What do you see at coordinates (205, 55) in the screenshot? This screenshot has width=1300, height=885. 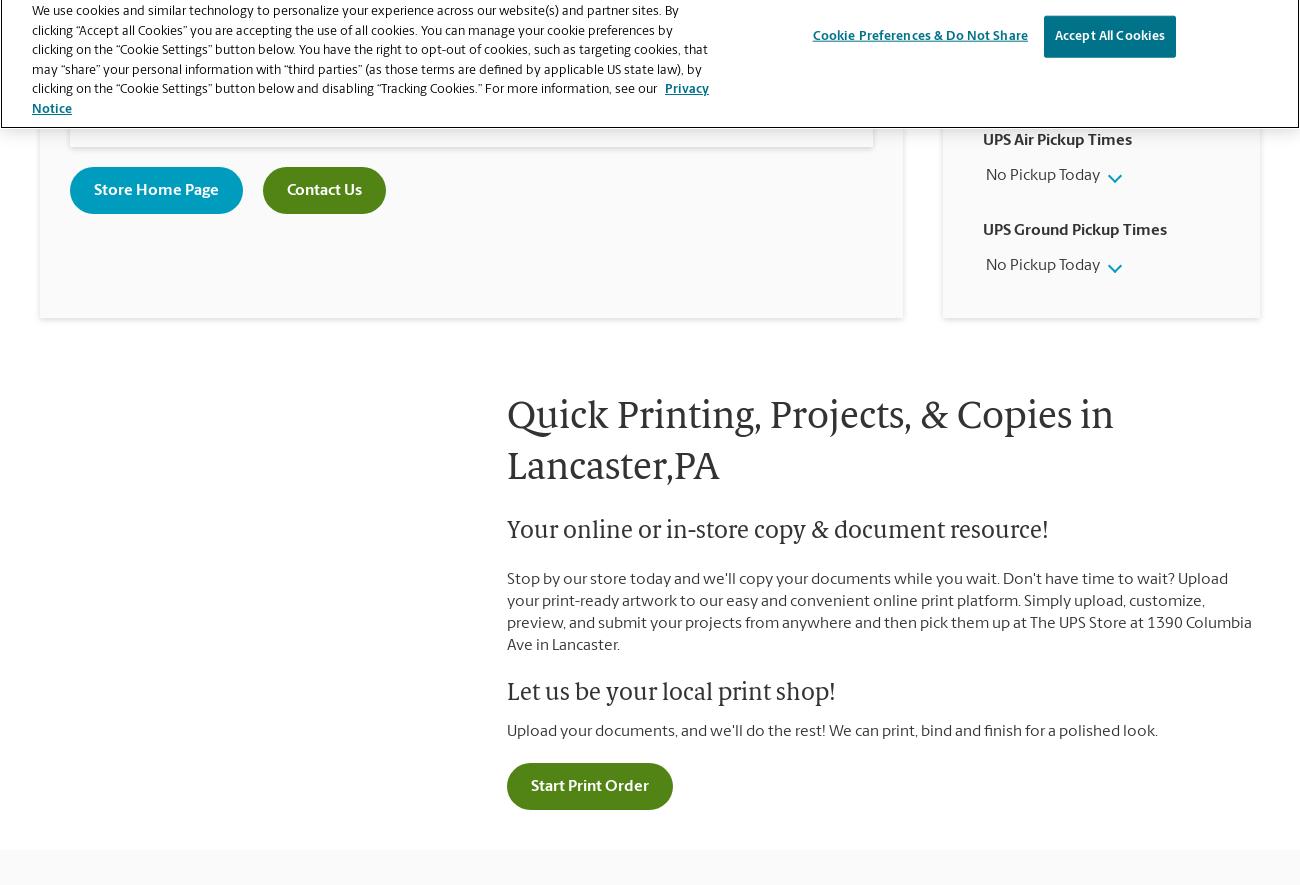 I see `','` at bounding box center [205, 55].